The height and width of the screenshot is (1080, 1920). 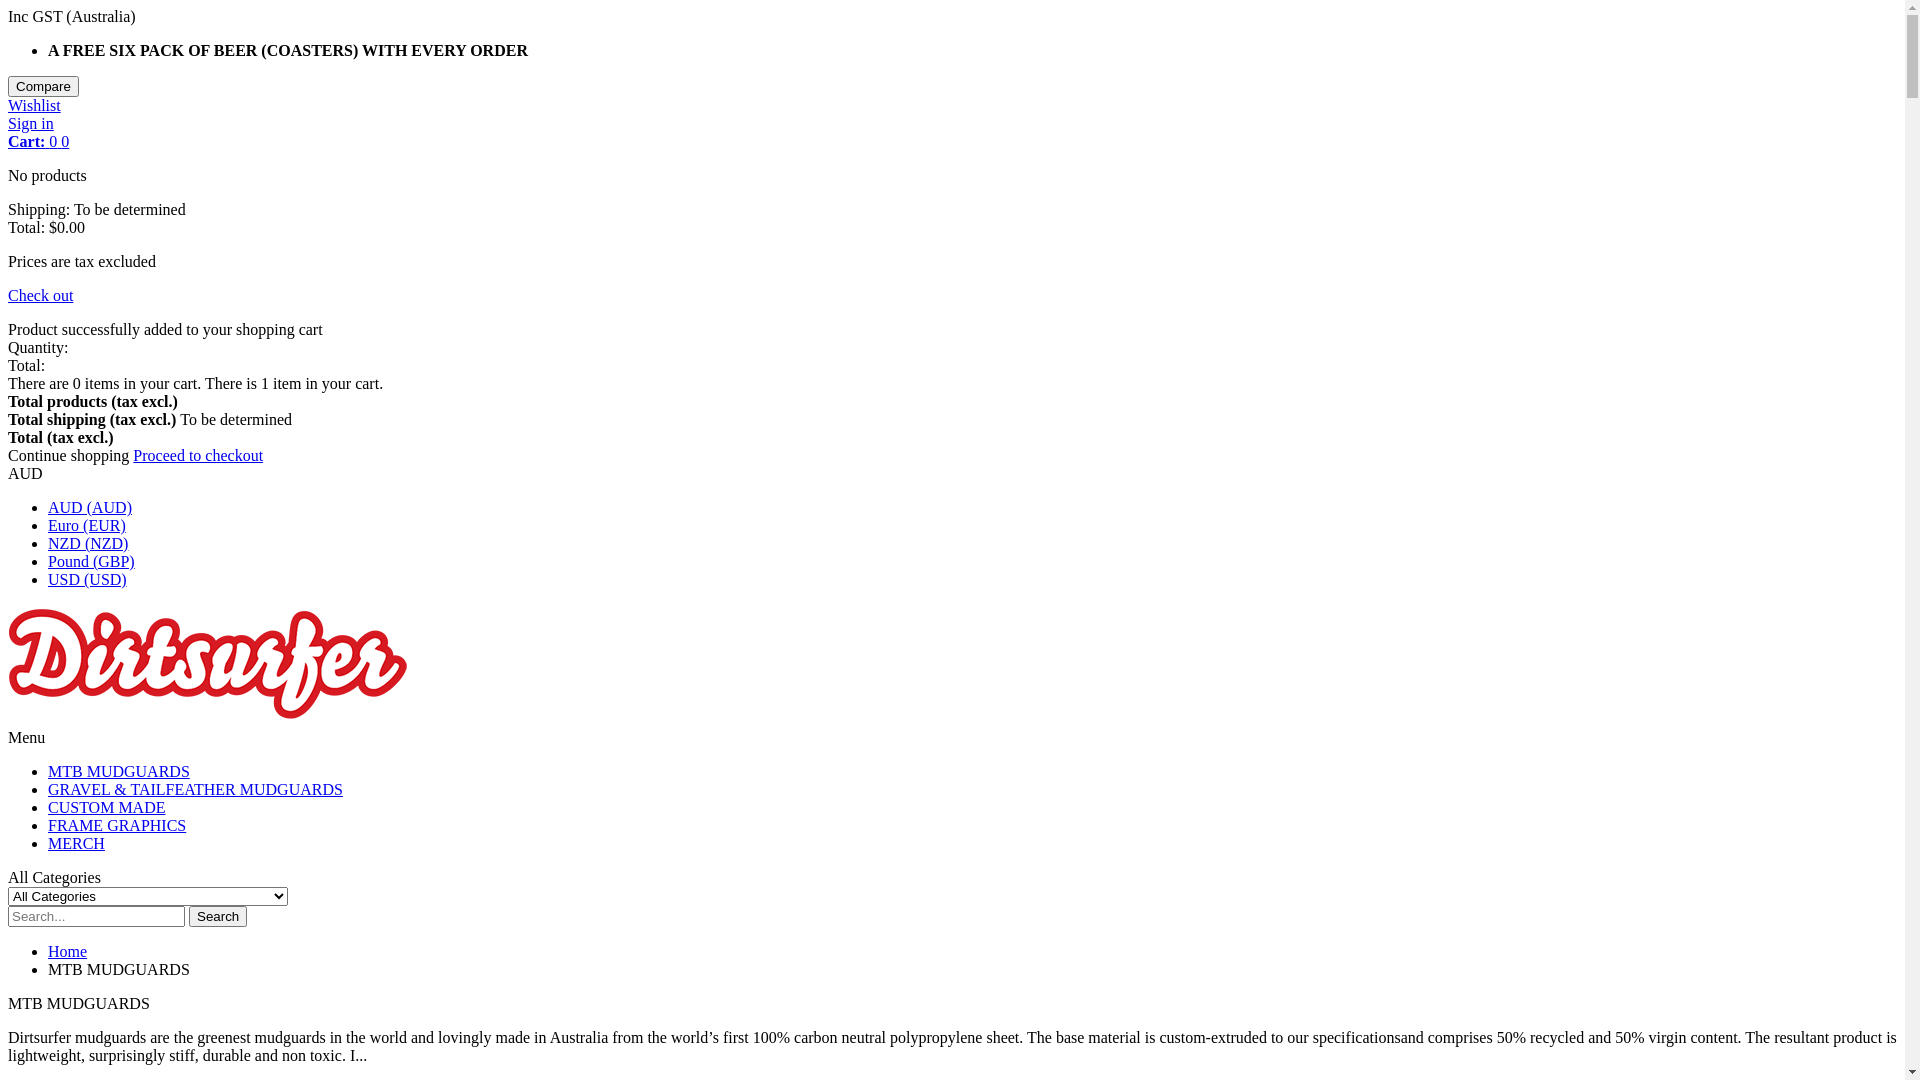 What do you see at coordinates (48, 506) in the screenshot?
I see `'AUD (AUD)'` at bounding box center [48, 506].